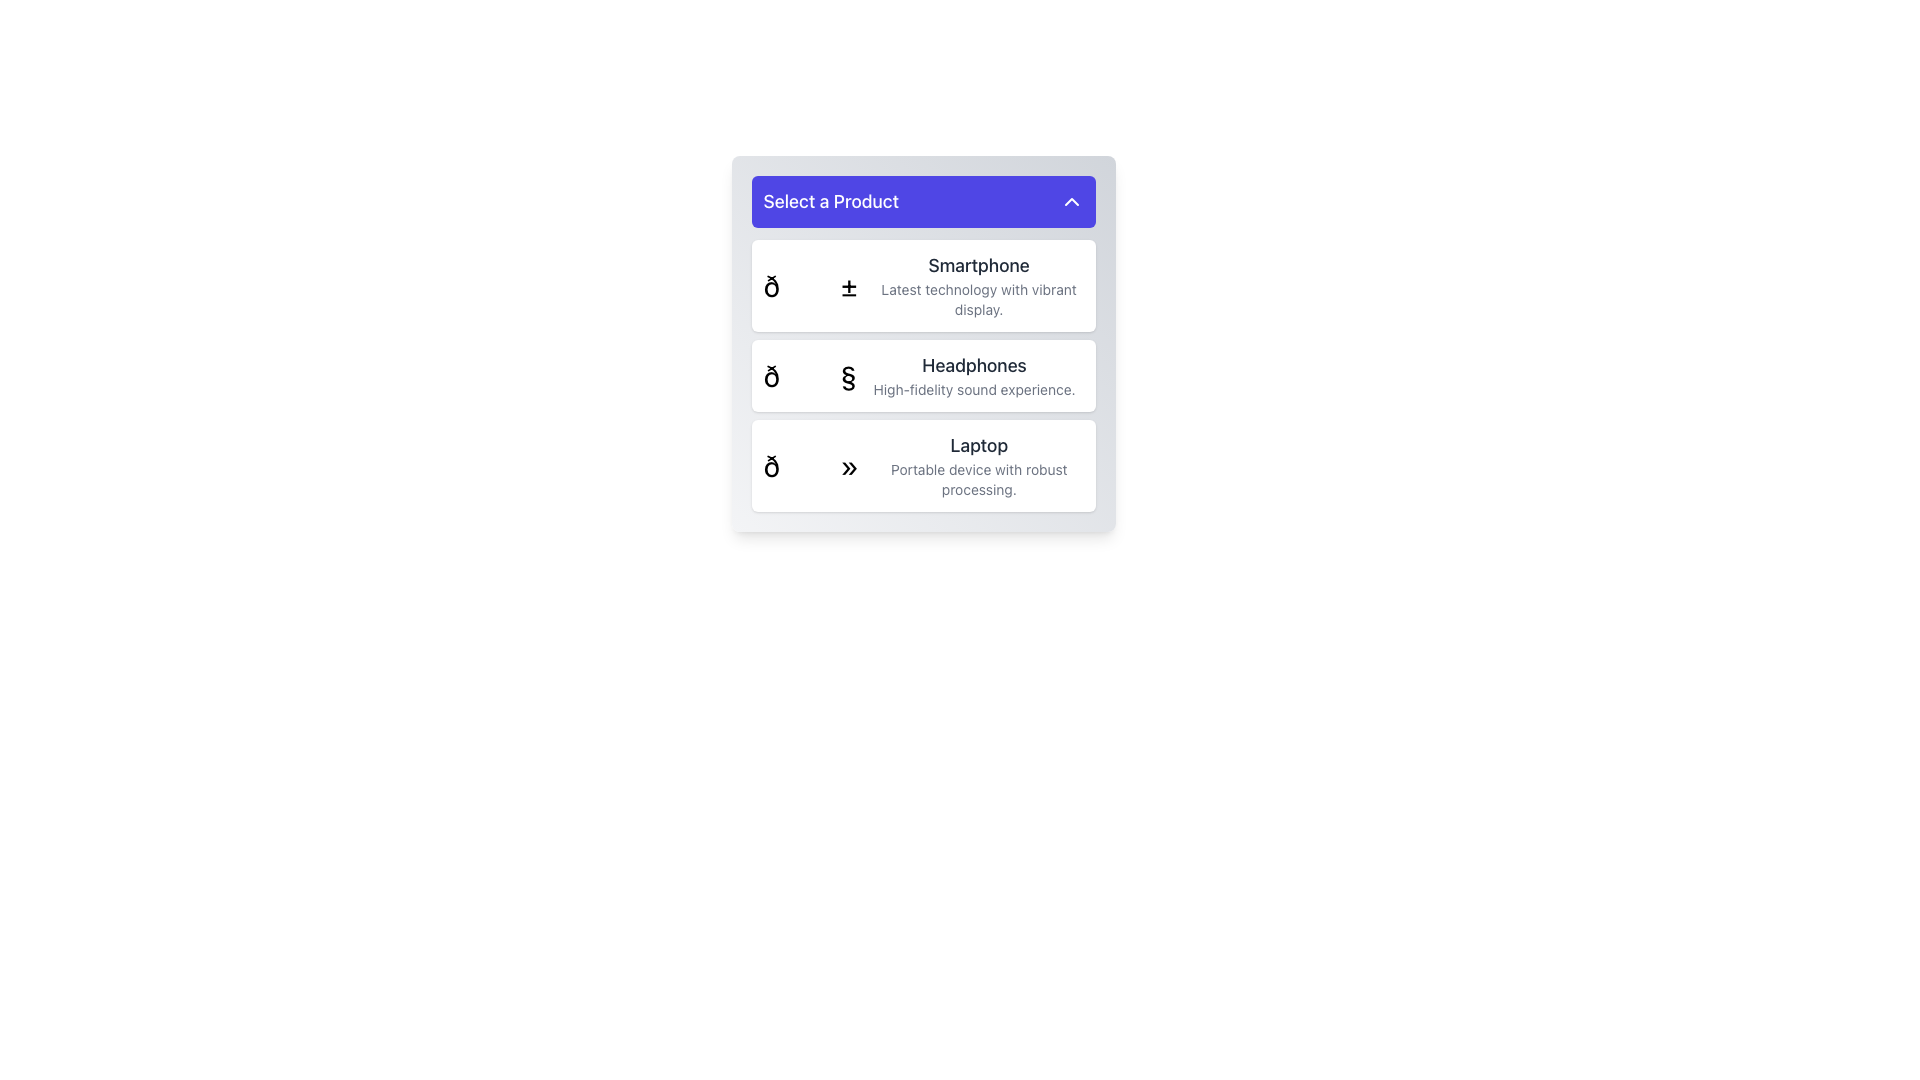 Image resolution: width=1920 pixels, height=1080 pixels. I want to click on the 'Headphones' list item, which features a bold title and a descriptive text, so click(974, 375).